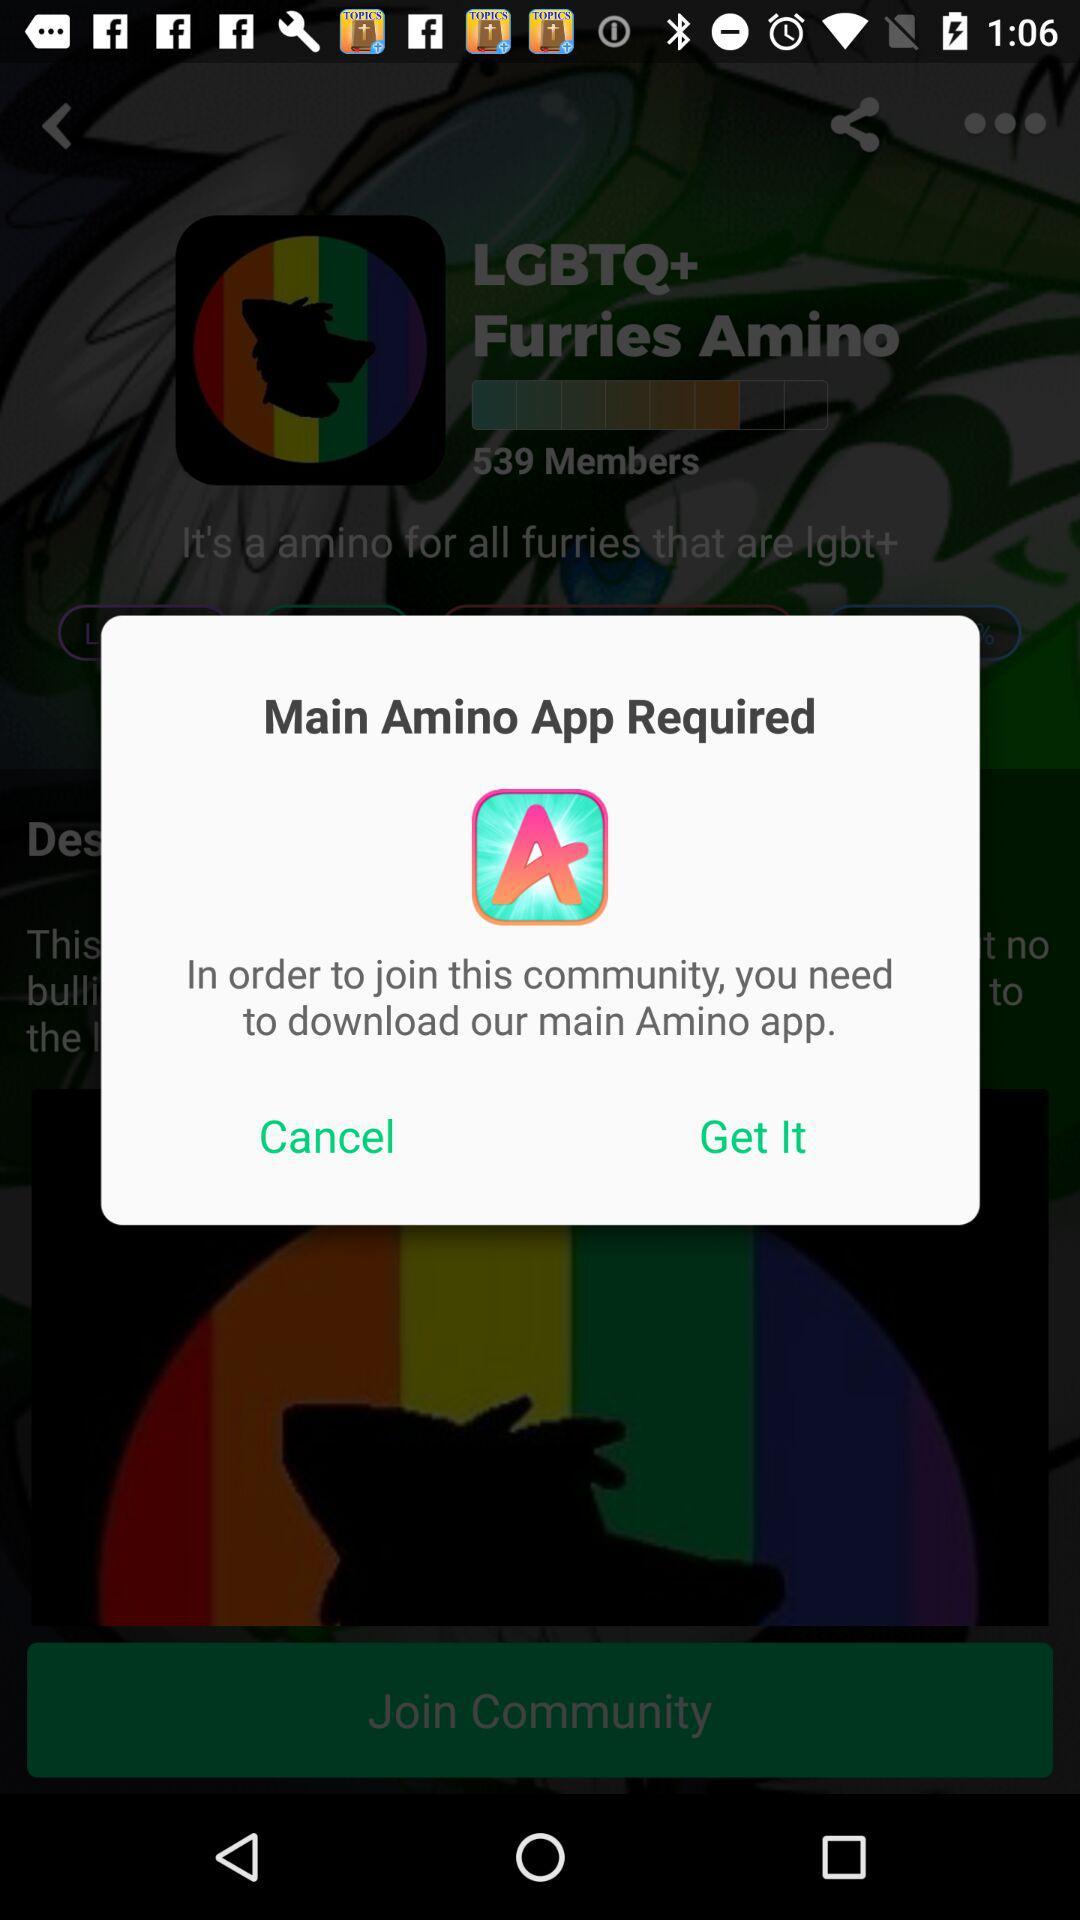 The image size is (1080, 1920). What do you see at coordinates (326, 1135) in the screenshot?
I see `the icon below in order to app` at bounding box center [326, 1135].